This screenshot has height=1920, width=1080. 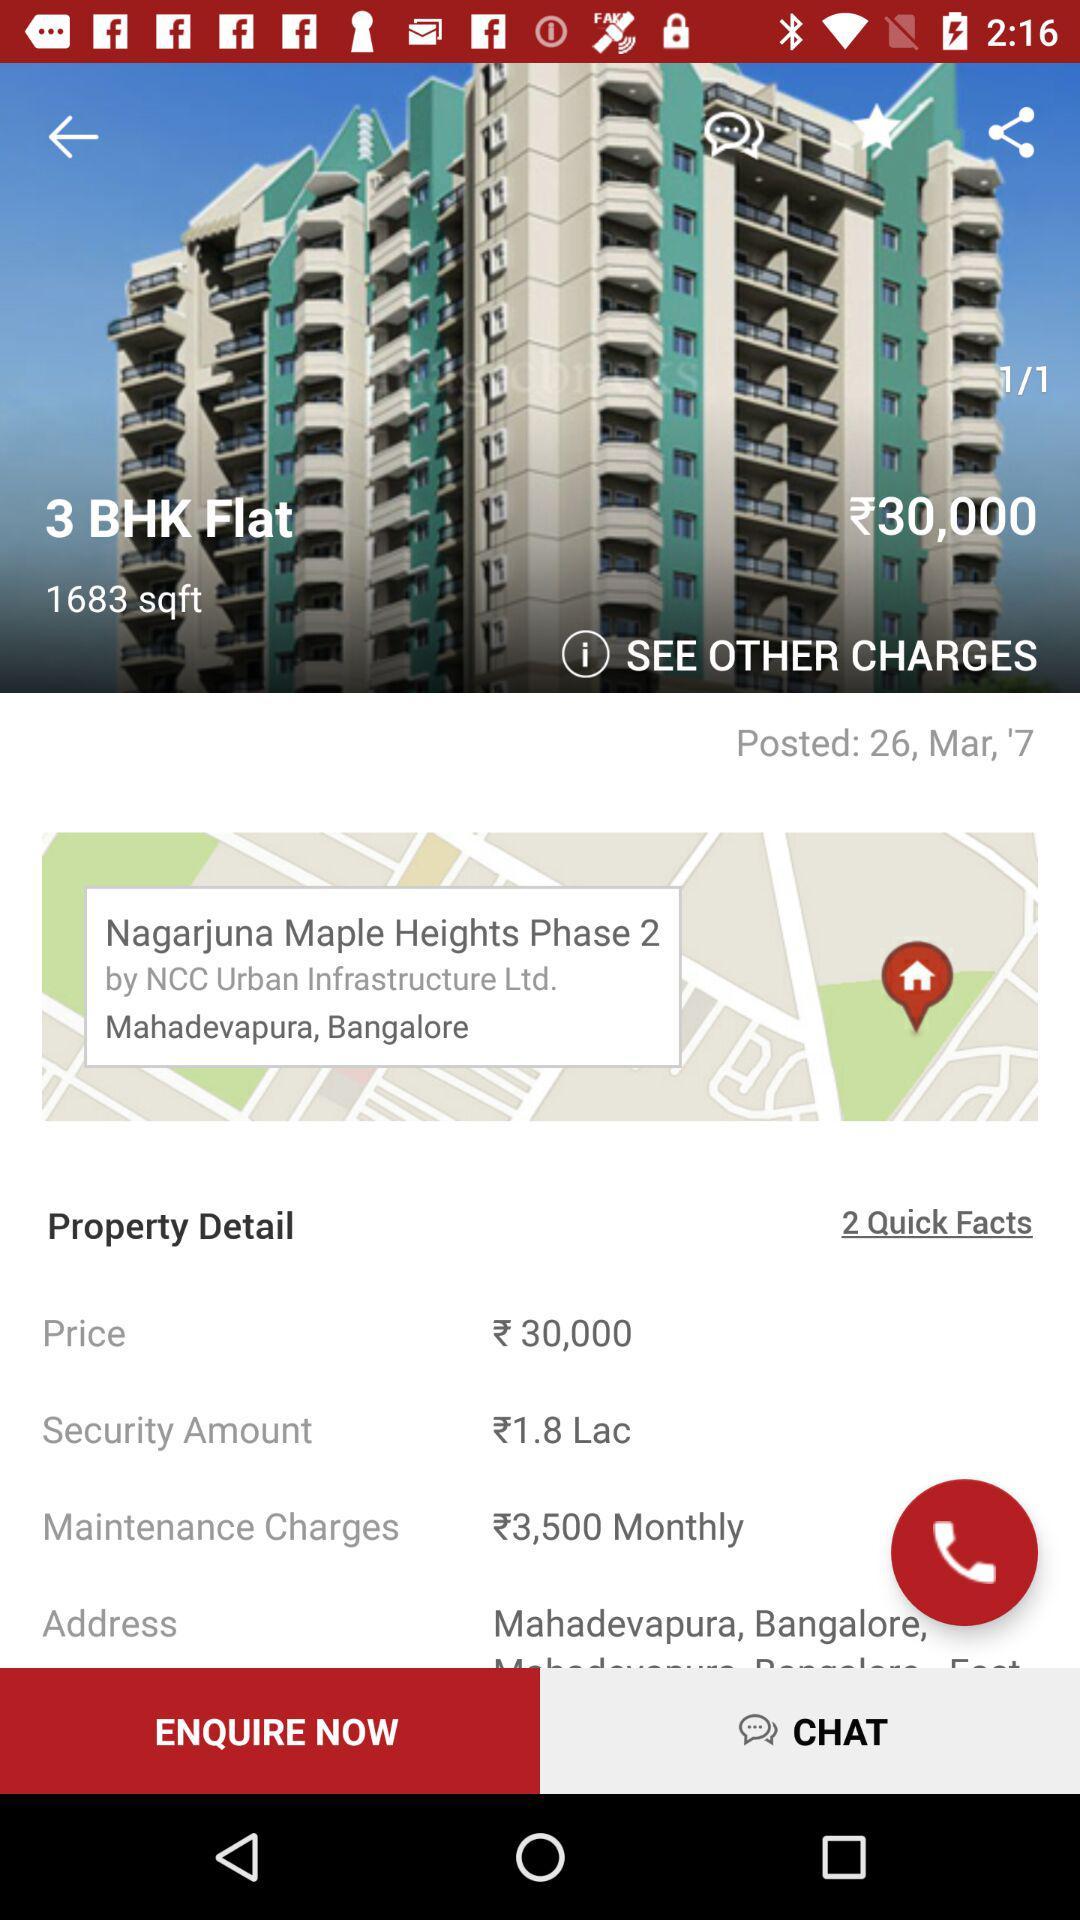 What do you see at coordinates (1011, 130) in the screenshot?
I see `share listing` at bounding box center [1011, 130].